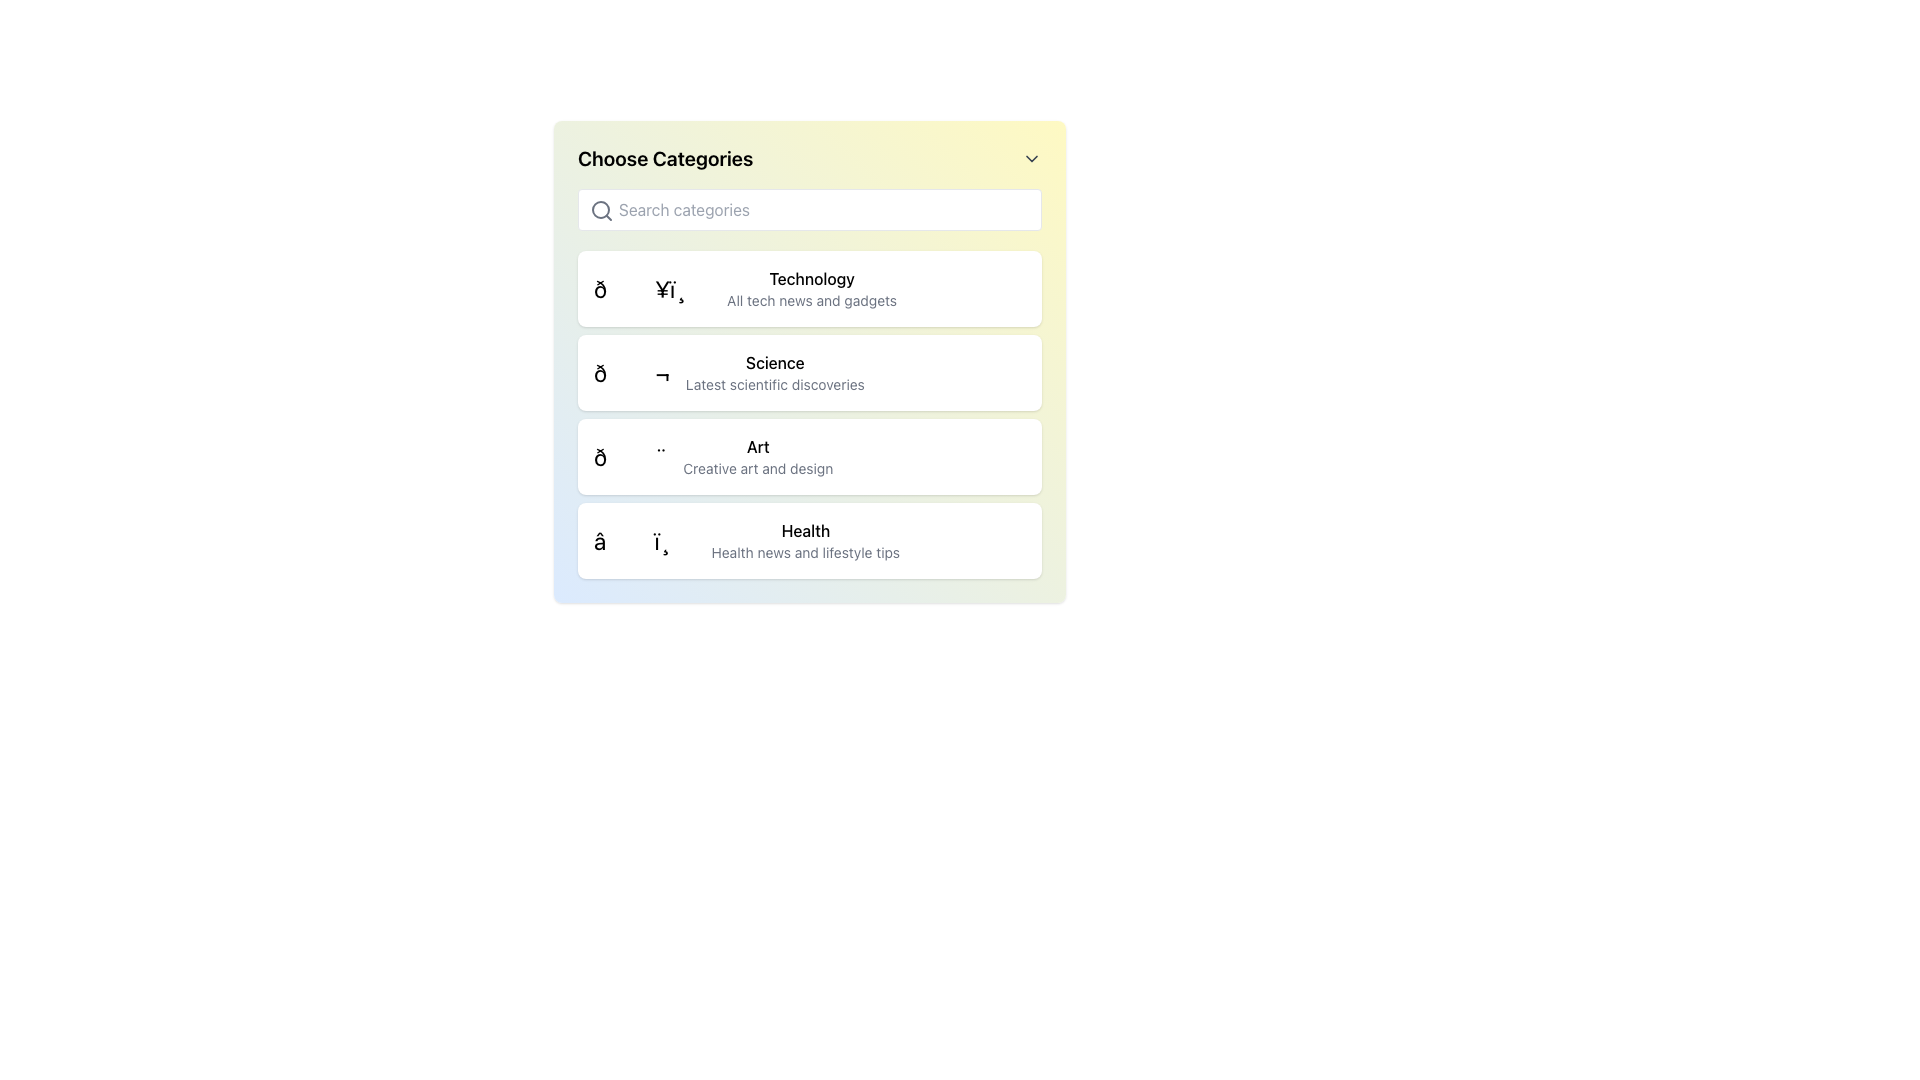 The image size is (1920, 1080). What do you see at coordinates (665, 157) in the screenshot?
I see `the header text label that informs users about the category selection interface, located at the top-left corner of the visible interface` at bounding box center [665, 157].